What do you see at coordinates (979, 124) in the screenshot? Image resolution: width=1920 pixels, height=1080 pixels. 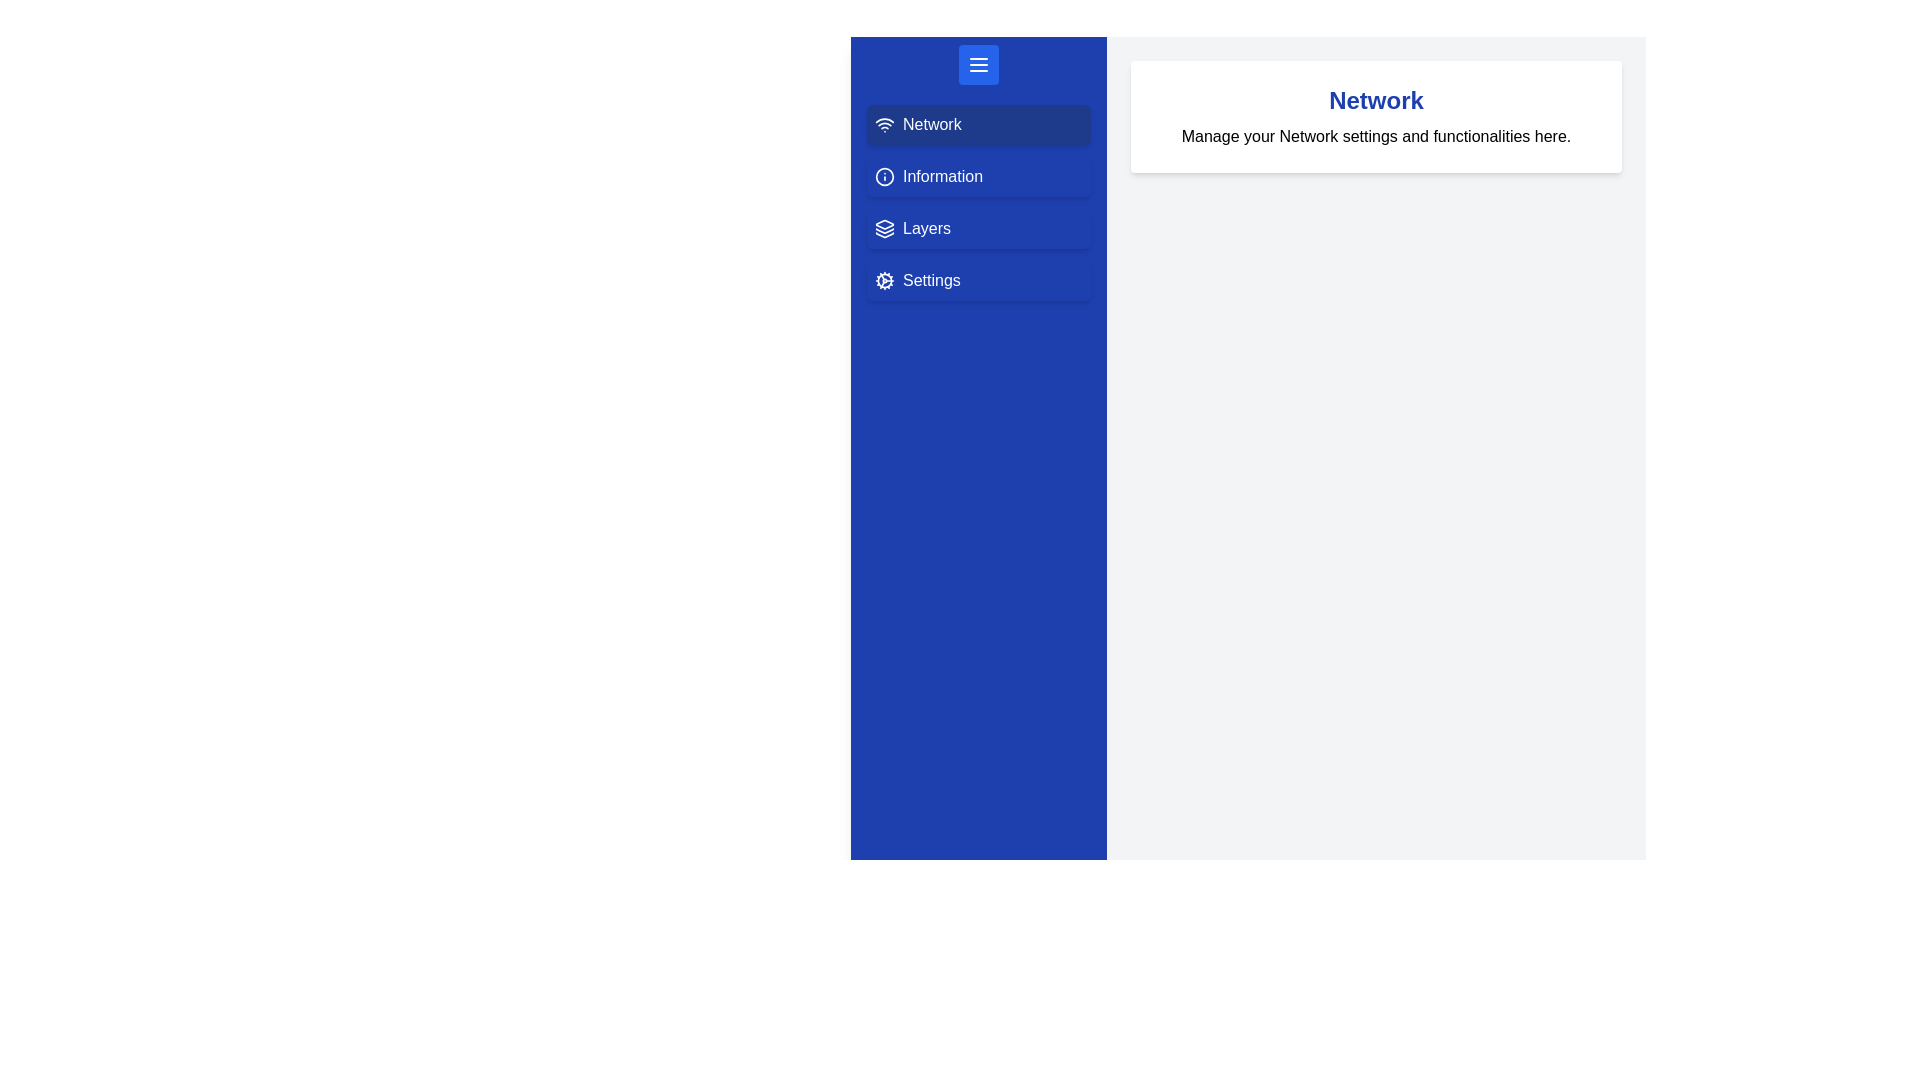 I see `the drawer option labeled 'Network' to observe the hover effect` at bounding box center [979, 124].